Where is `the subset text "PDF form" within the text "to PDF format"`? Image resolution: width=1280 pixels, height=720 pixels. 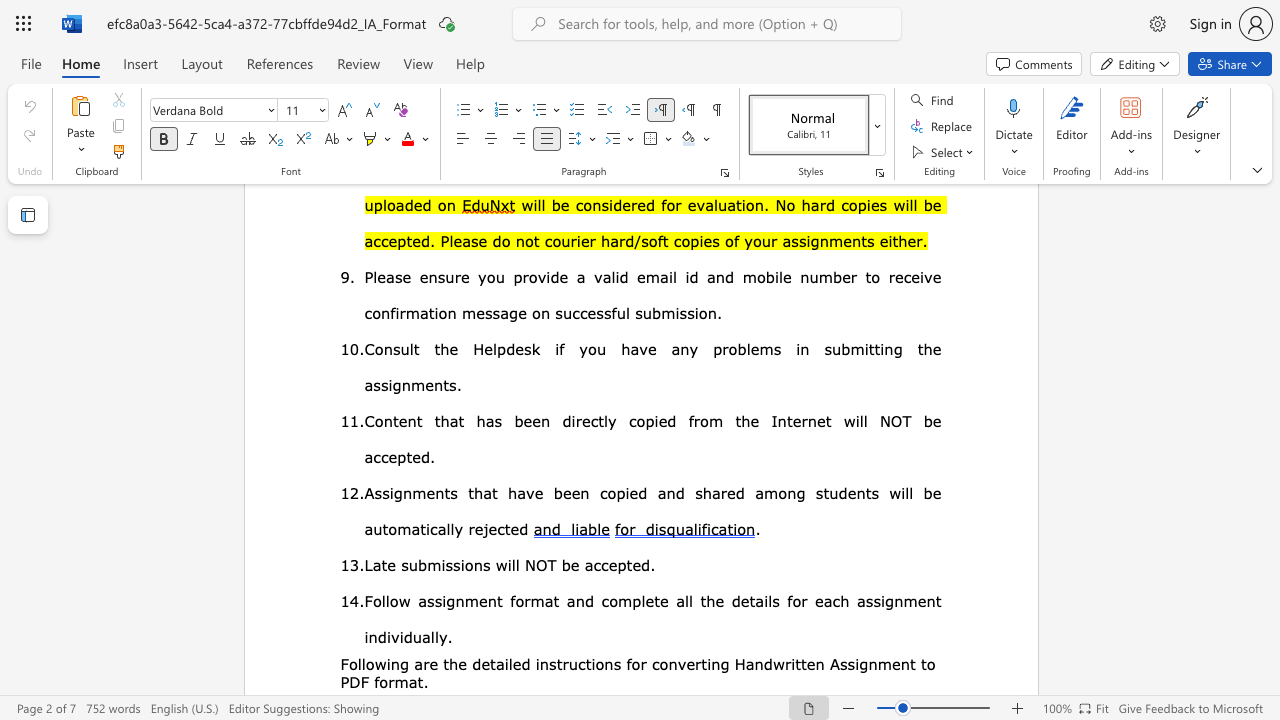 the subset text "PDF form" within the text "to PDF format" is located at coordinates (340, 680).